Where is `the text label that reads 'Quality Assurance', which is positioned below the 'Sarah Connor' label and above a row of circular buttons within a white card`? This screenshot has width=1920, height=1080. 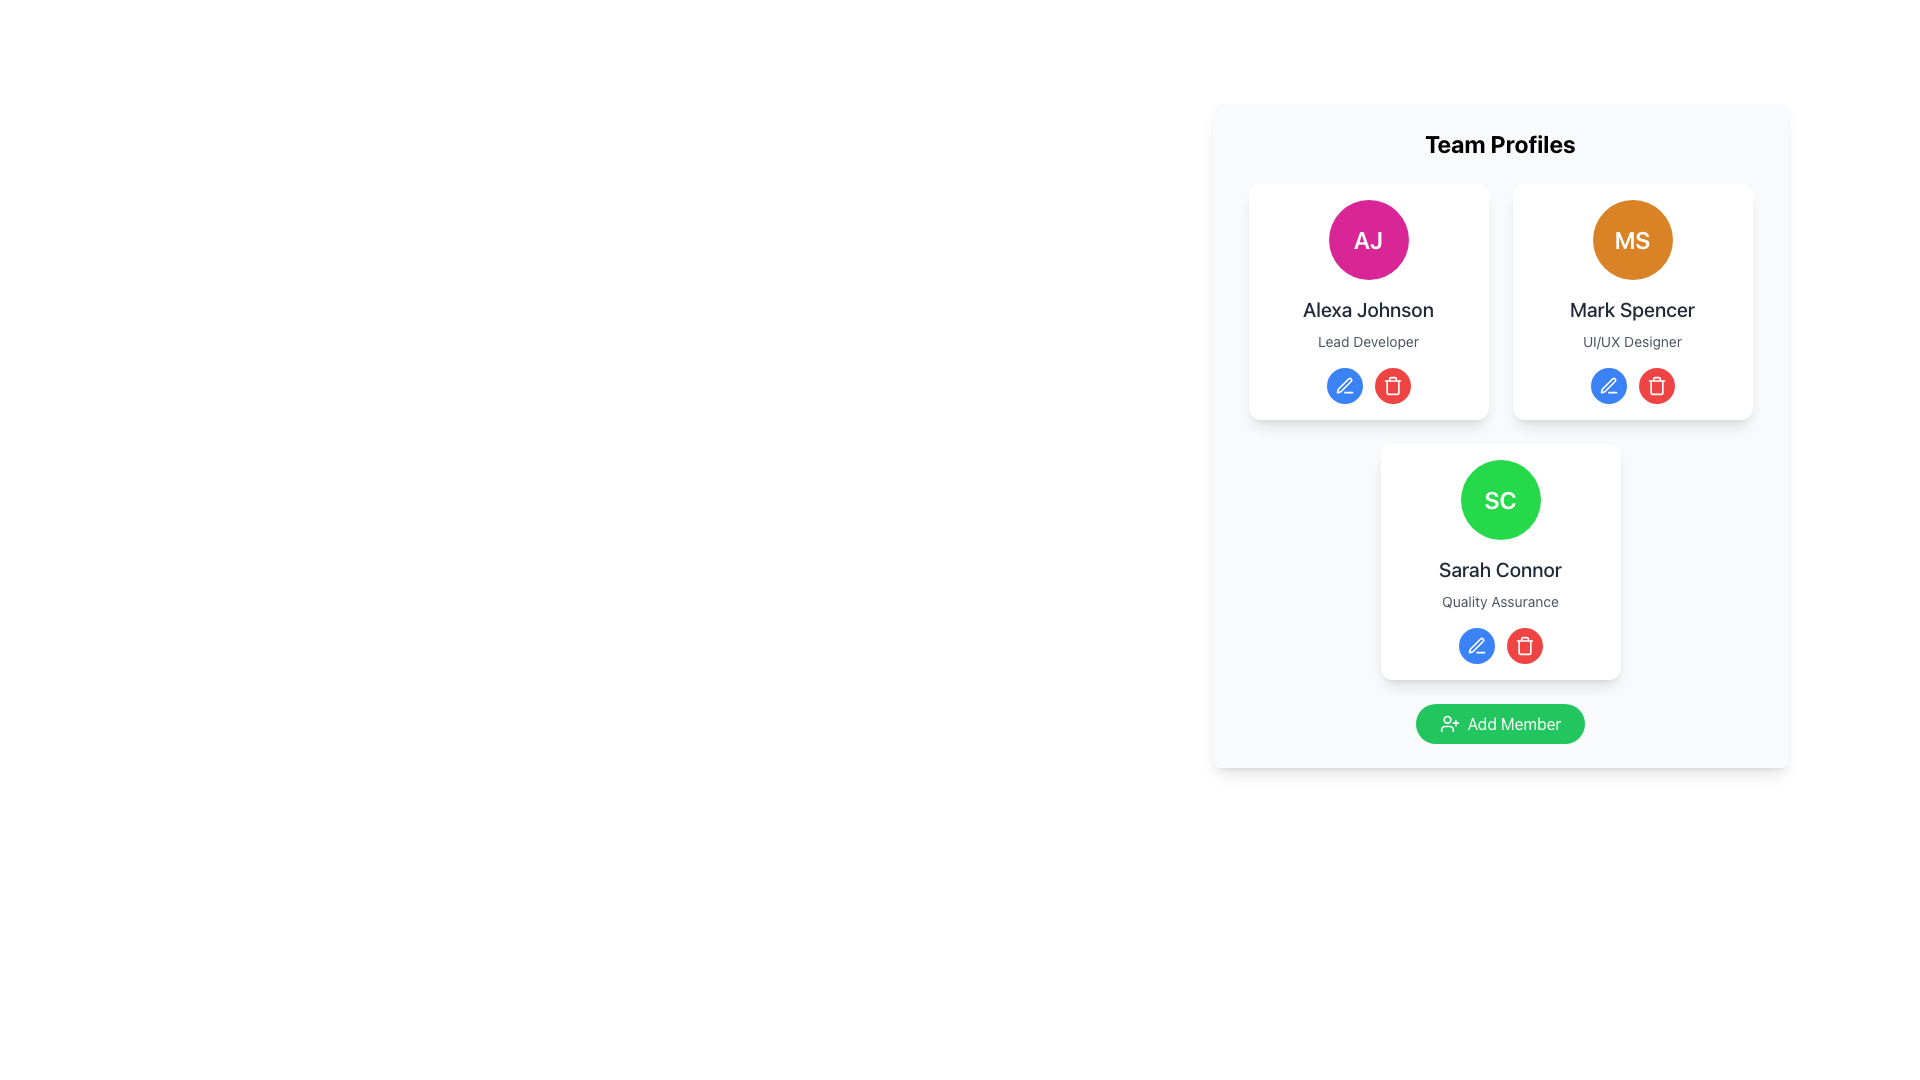 the text label that reads 'Quality Assurance', which is positioned below the 'Sarah Connor' label and above a row of circular buttons within a white card is located at coordinates (1500, 600).